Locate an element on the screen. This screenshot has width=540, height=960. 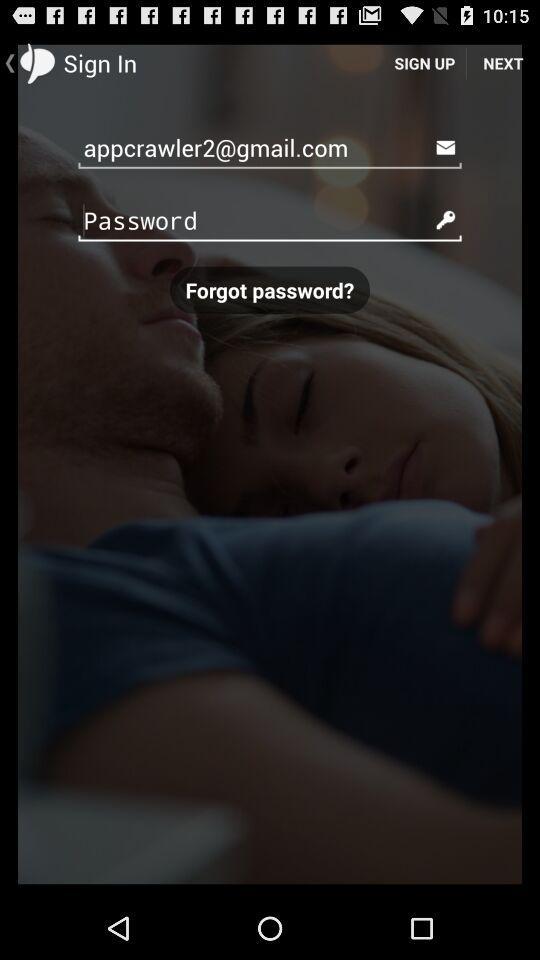
the item to the right of the sign in item is located at coordinates (423, 62).